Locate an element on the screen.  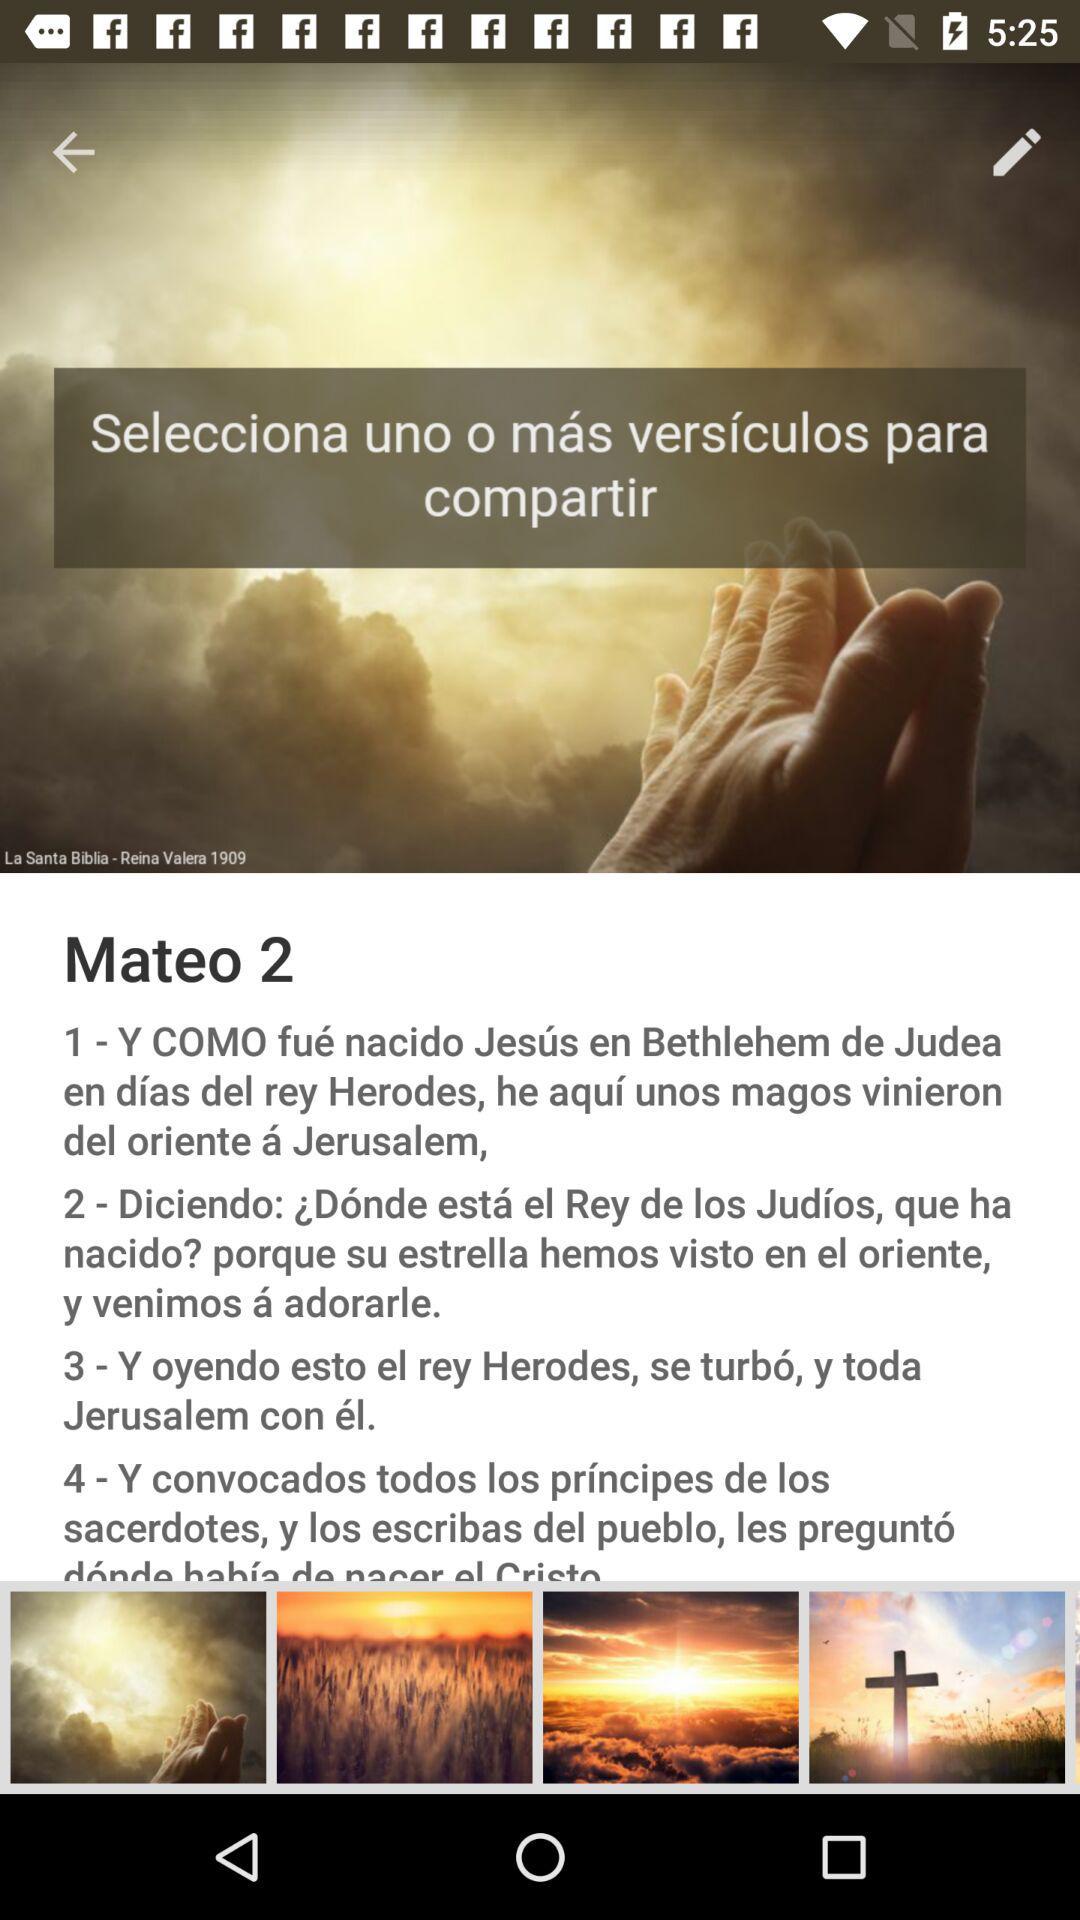
the 1 y como item is located at coordinates (540, 1089).